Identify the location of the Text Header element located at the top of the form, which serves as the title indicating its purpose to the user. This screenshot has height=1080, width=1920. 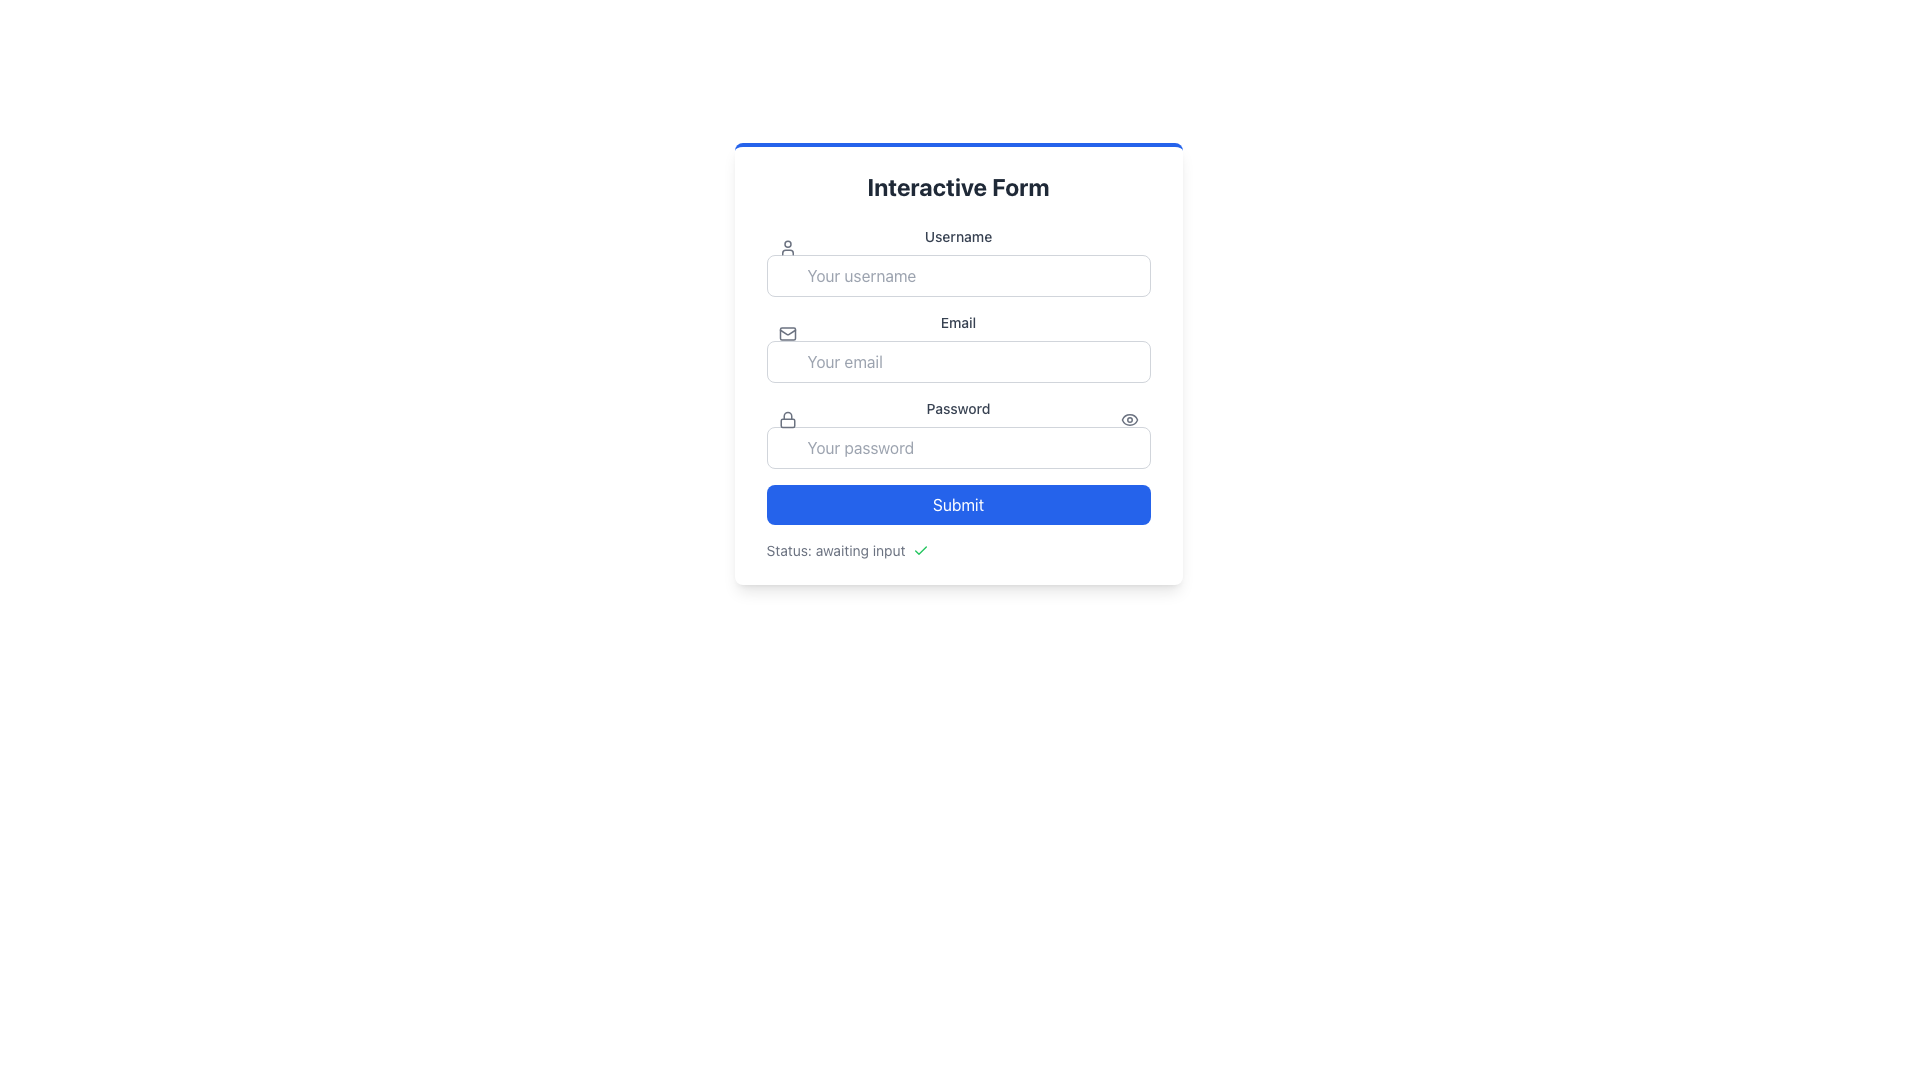
(957, 186).